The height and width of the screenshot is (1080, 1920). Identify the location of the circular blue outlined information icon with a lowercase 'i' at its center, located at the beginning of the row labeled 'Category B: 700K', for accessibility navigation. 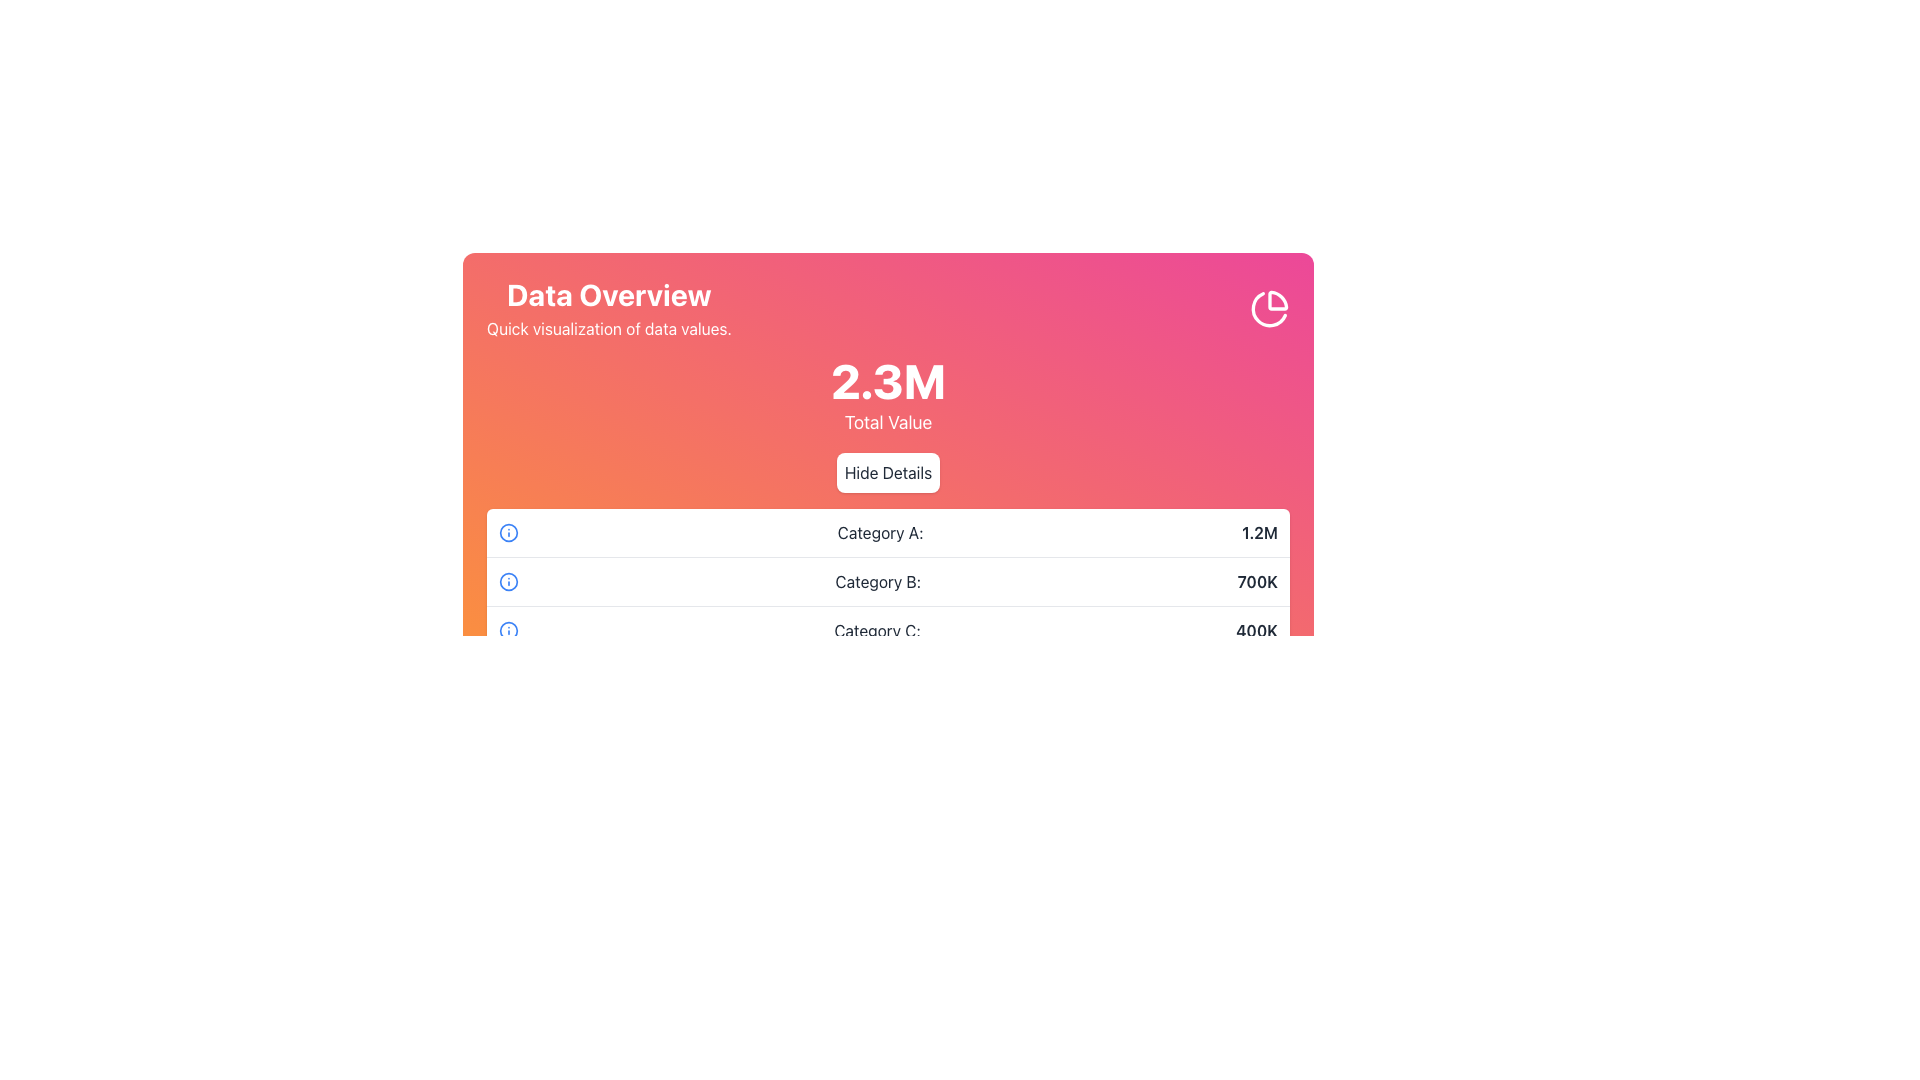
(508, 582).